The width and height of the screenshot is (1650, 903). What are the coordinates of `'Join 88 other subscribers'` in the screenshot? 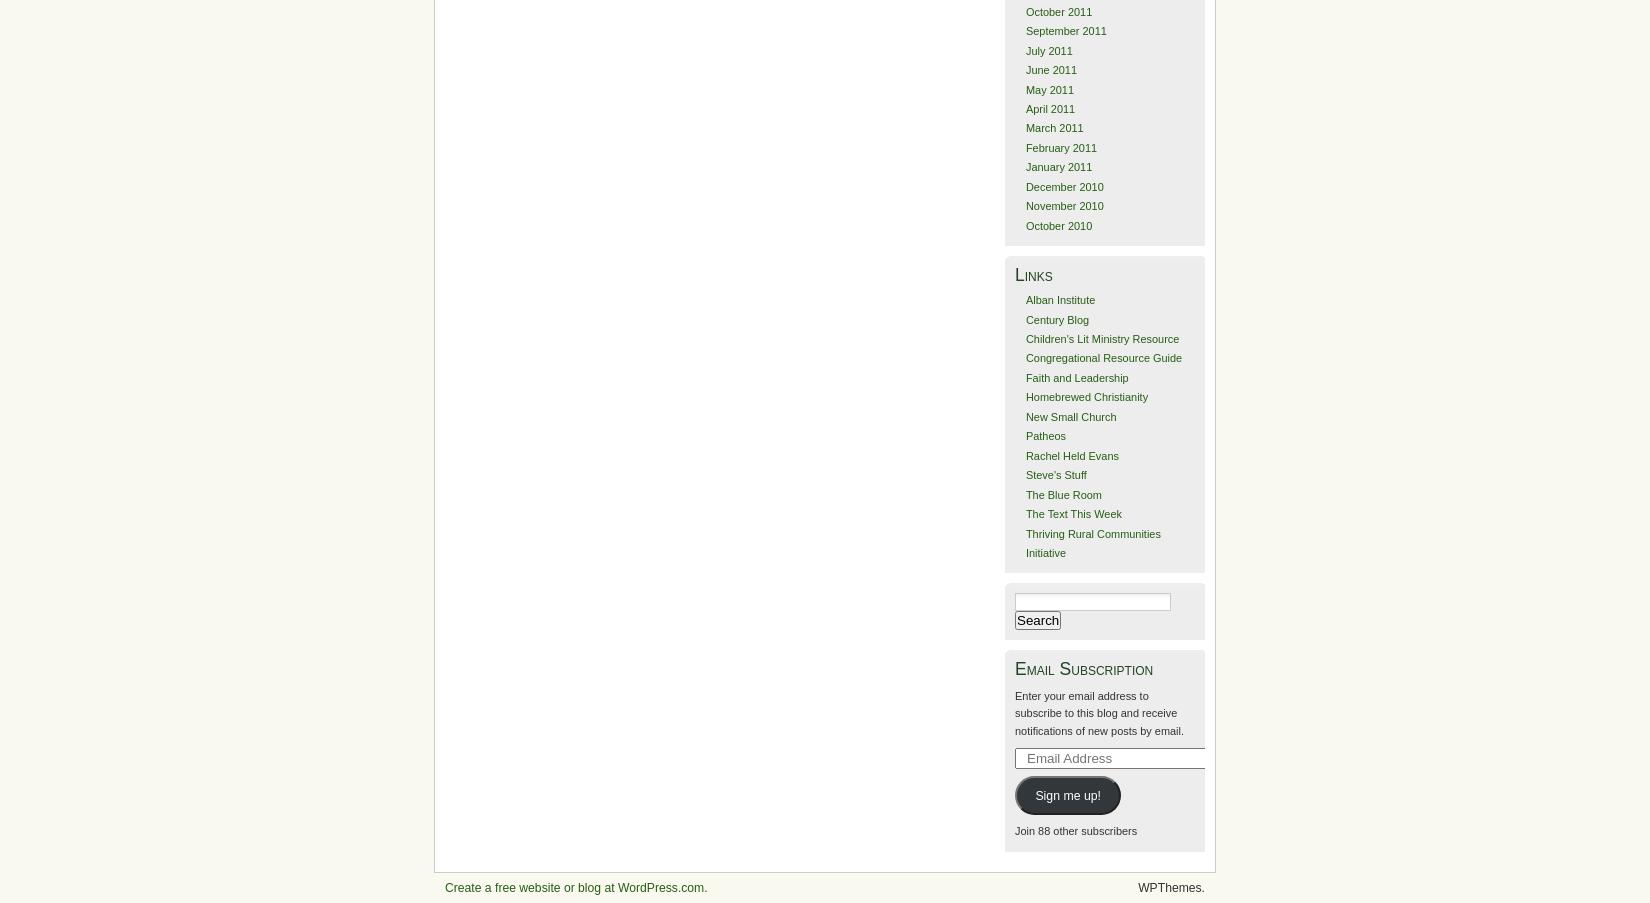 It's located at (1075, 830).